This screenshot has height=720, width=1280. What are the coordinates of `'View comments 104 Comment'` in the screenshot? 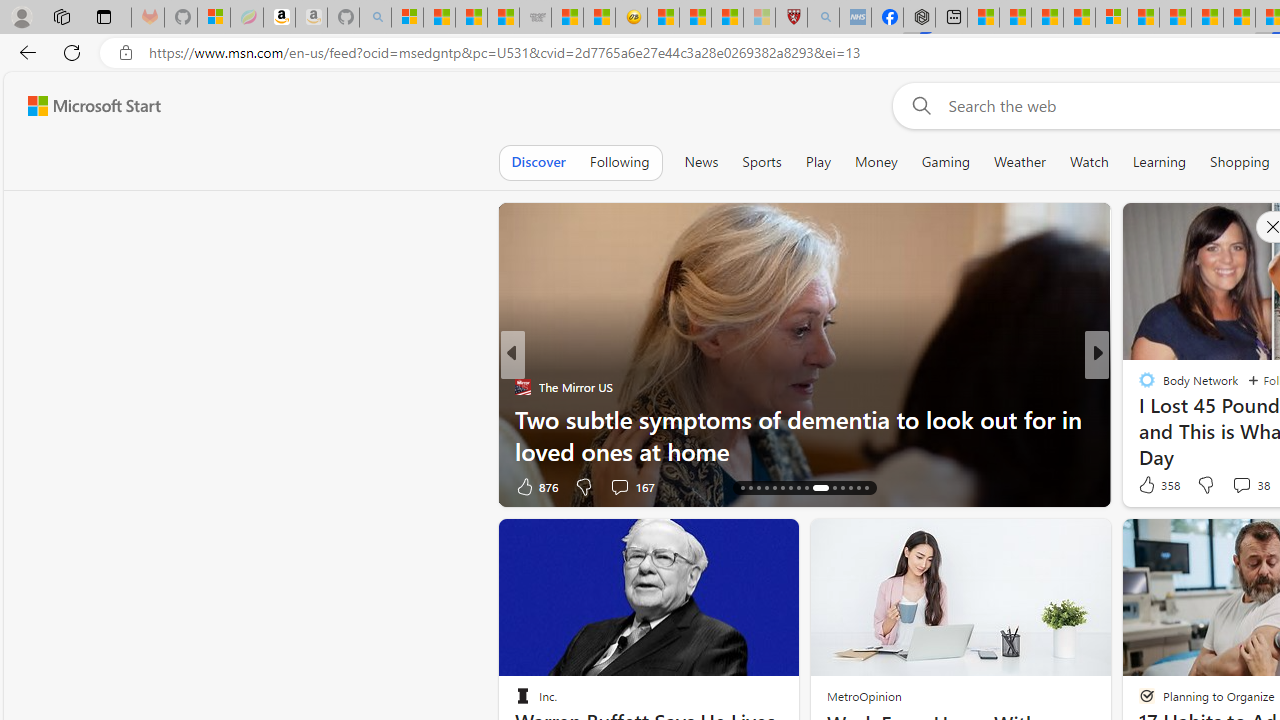 It's located at (1247, 486).